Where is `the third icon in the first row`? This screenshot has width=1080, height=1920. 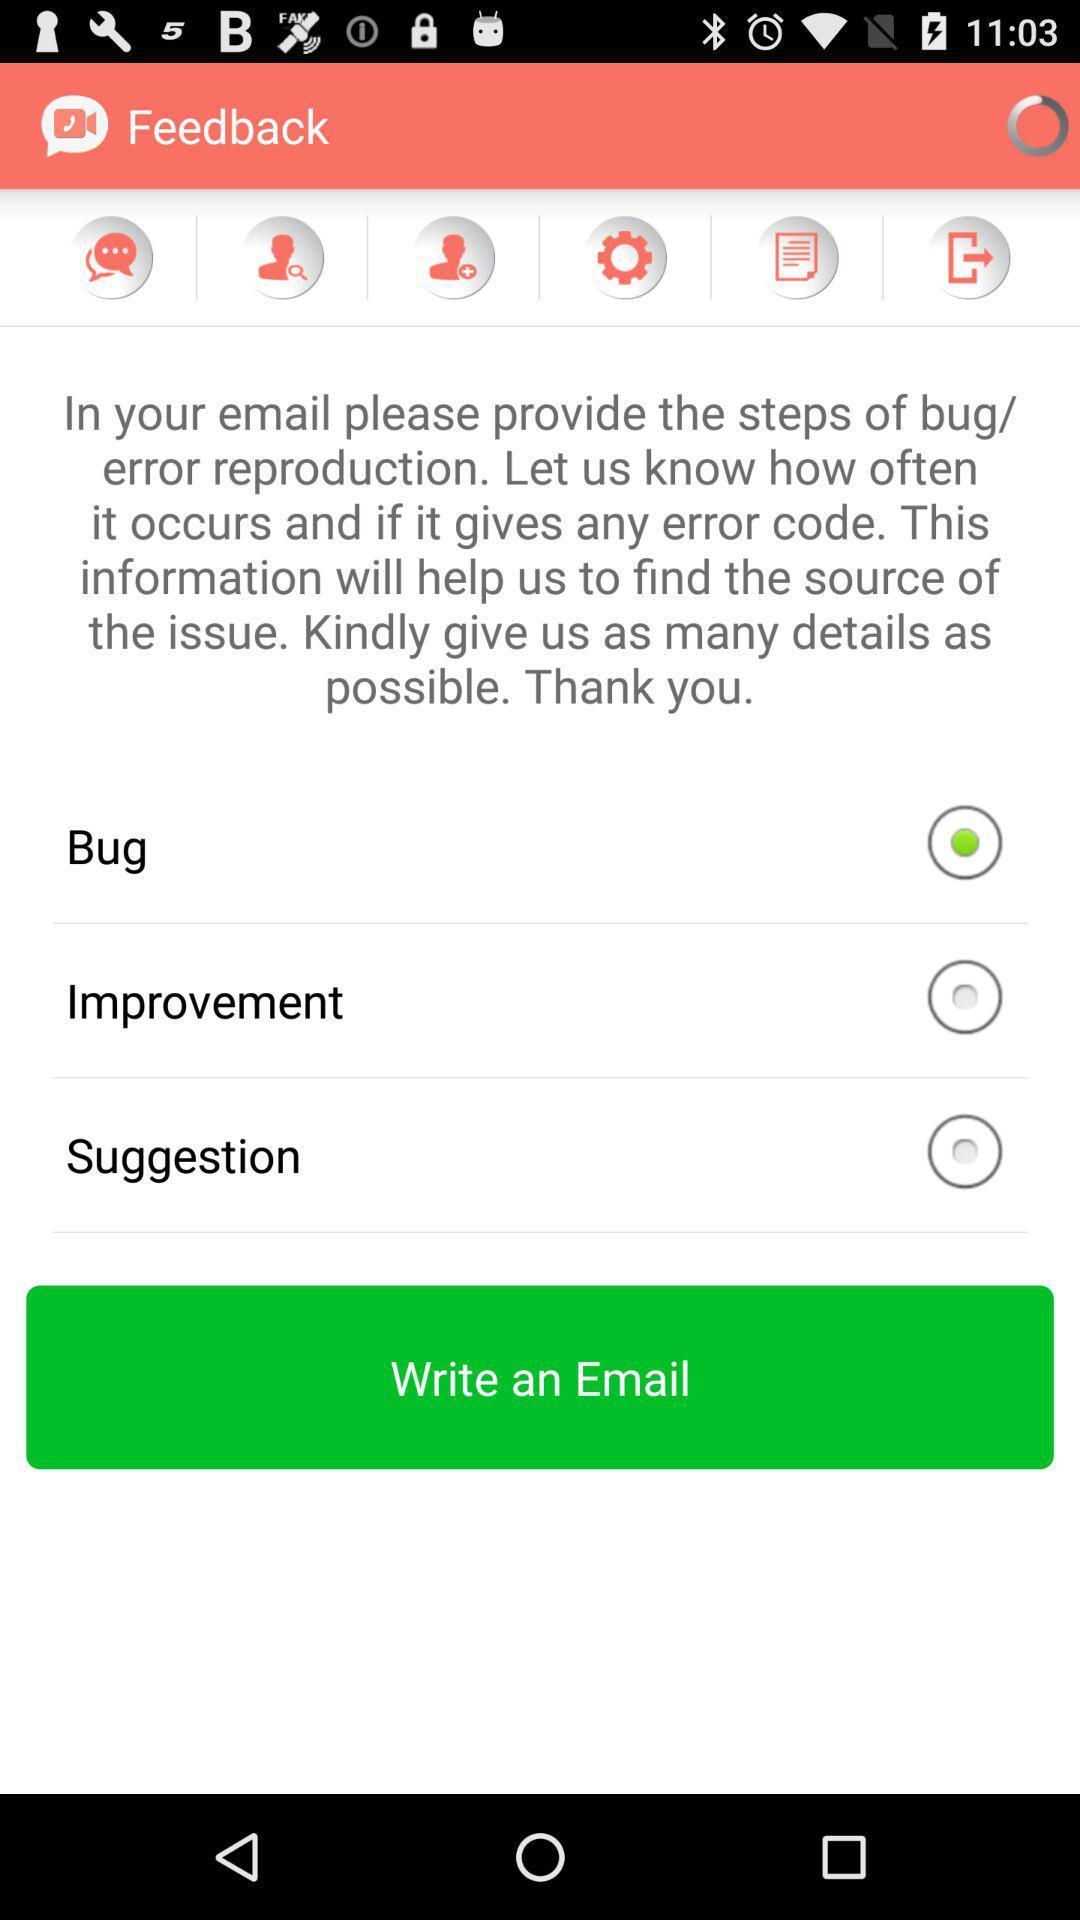 the third icon in the first row is located at coordinates (452, 256).